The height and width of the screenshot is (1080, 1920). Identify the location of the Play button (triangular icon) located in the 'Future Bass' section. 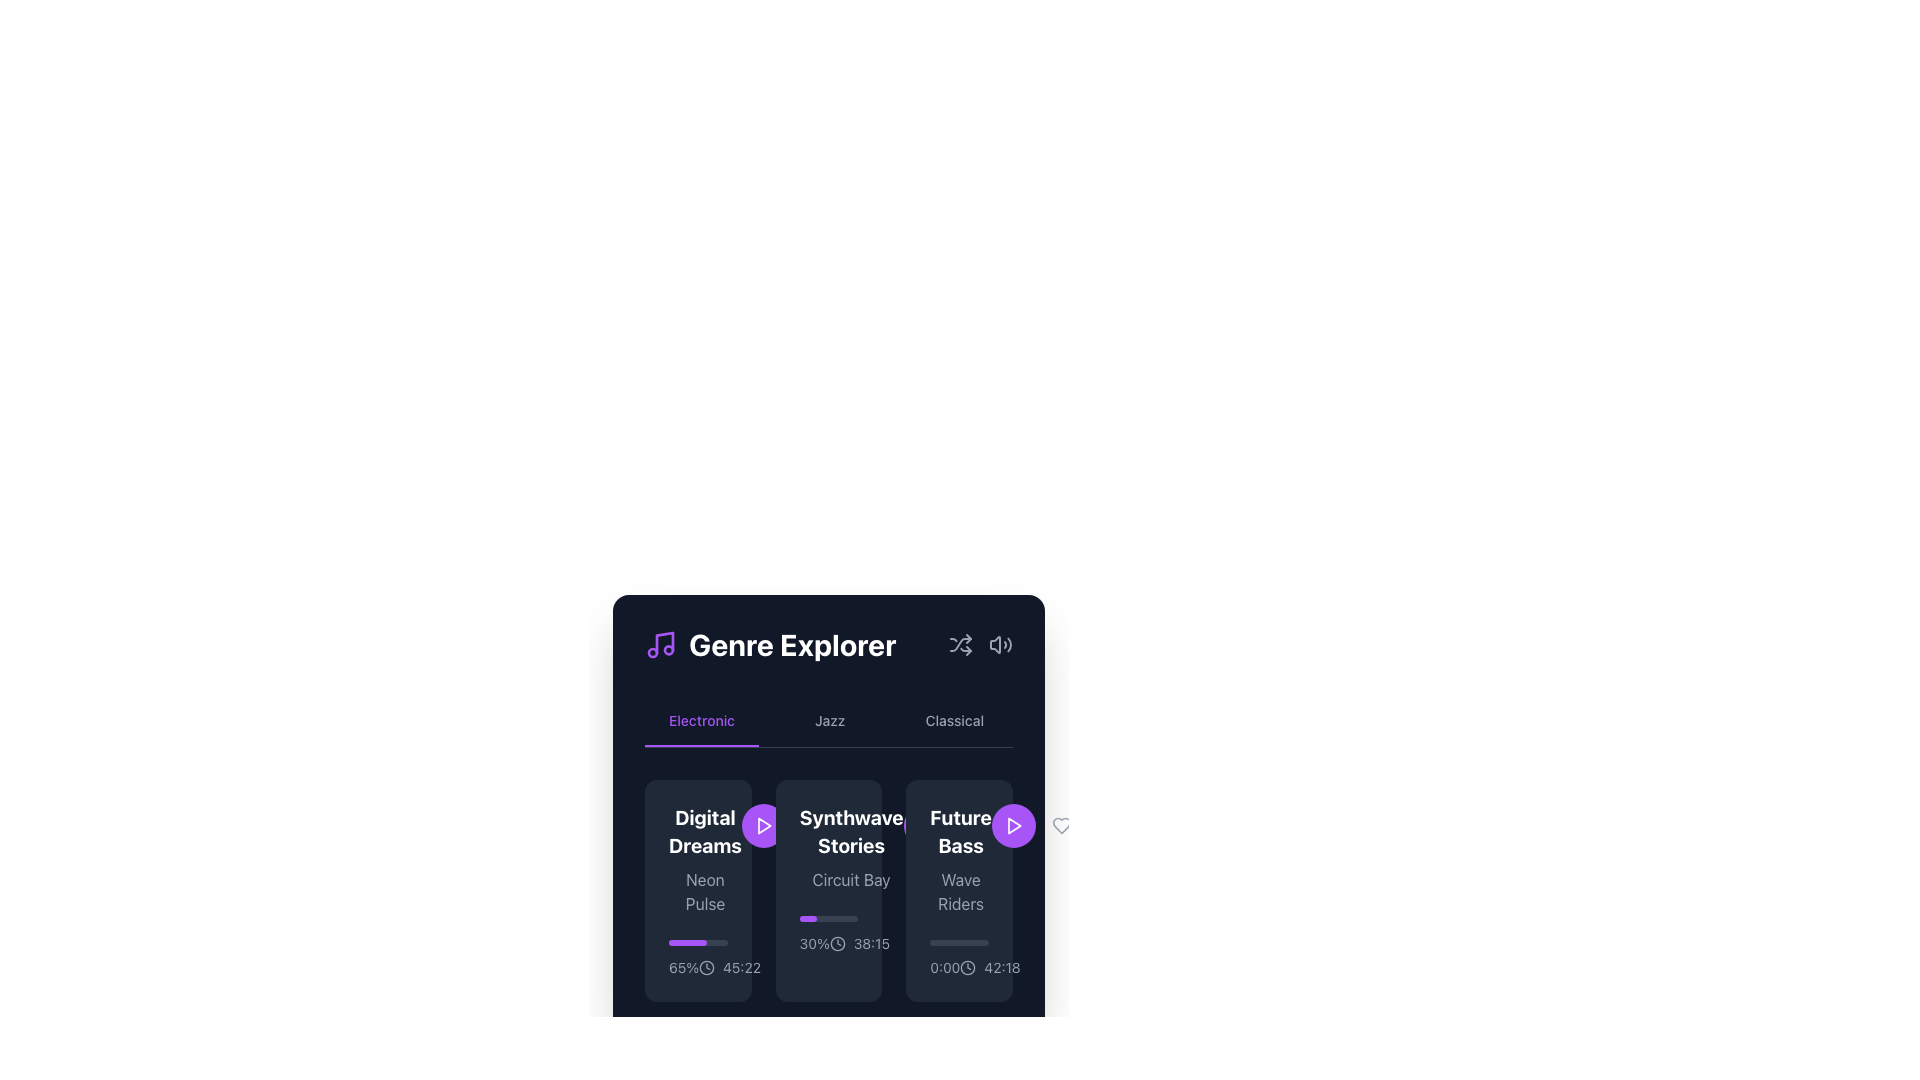
(925, 825).